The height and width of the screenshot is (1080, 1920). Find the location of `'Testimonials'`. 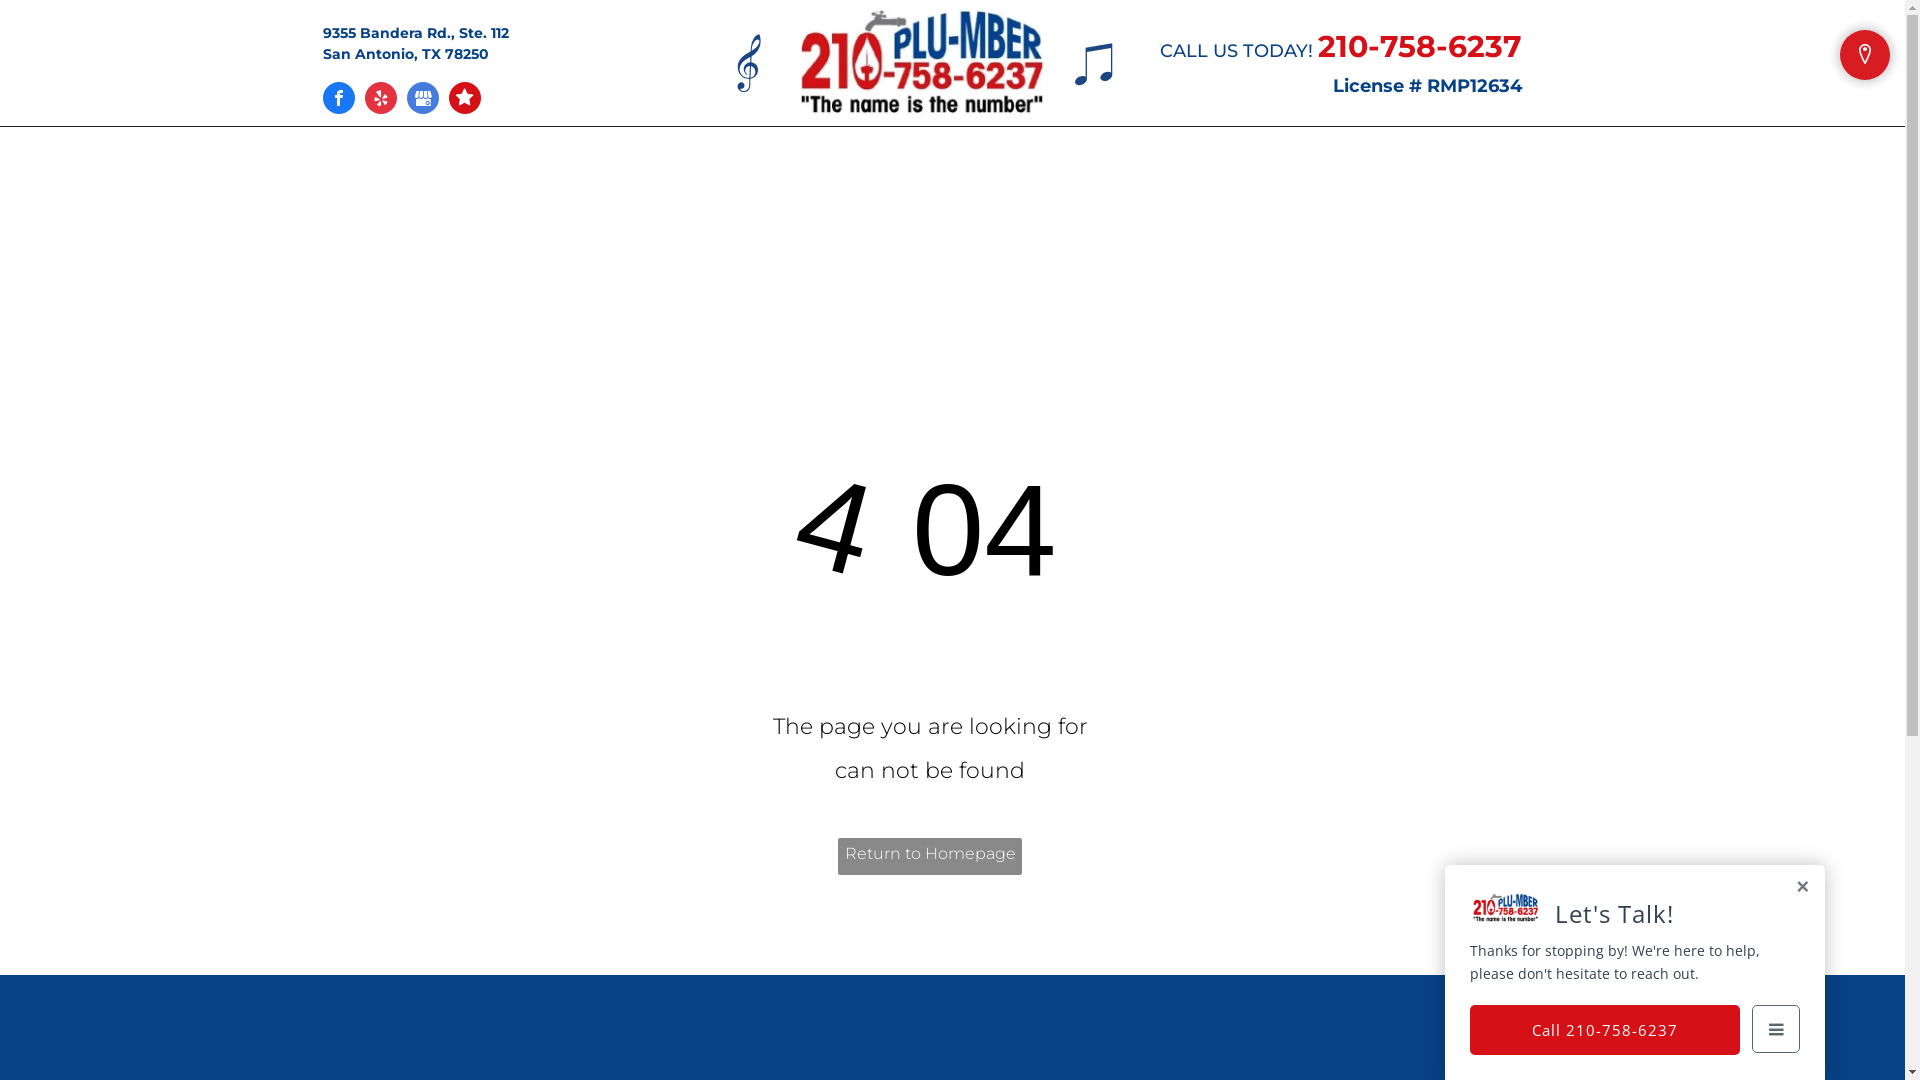

'Testimonials' is located at coordinates (1032, 167).